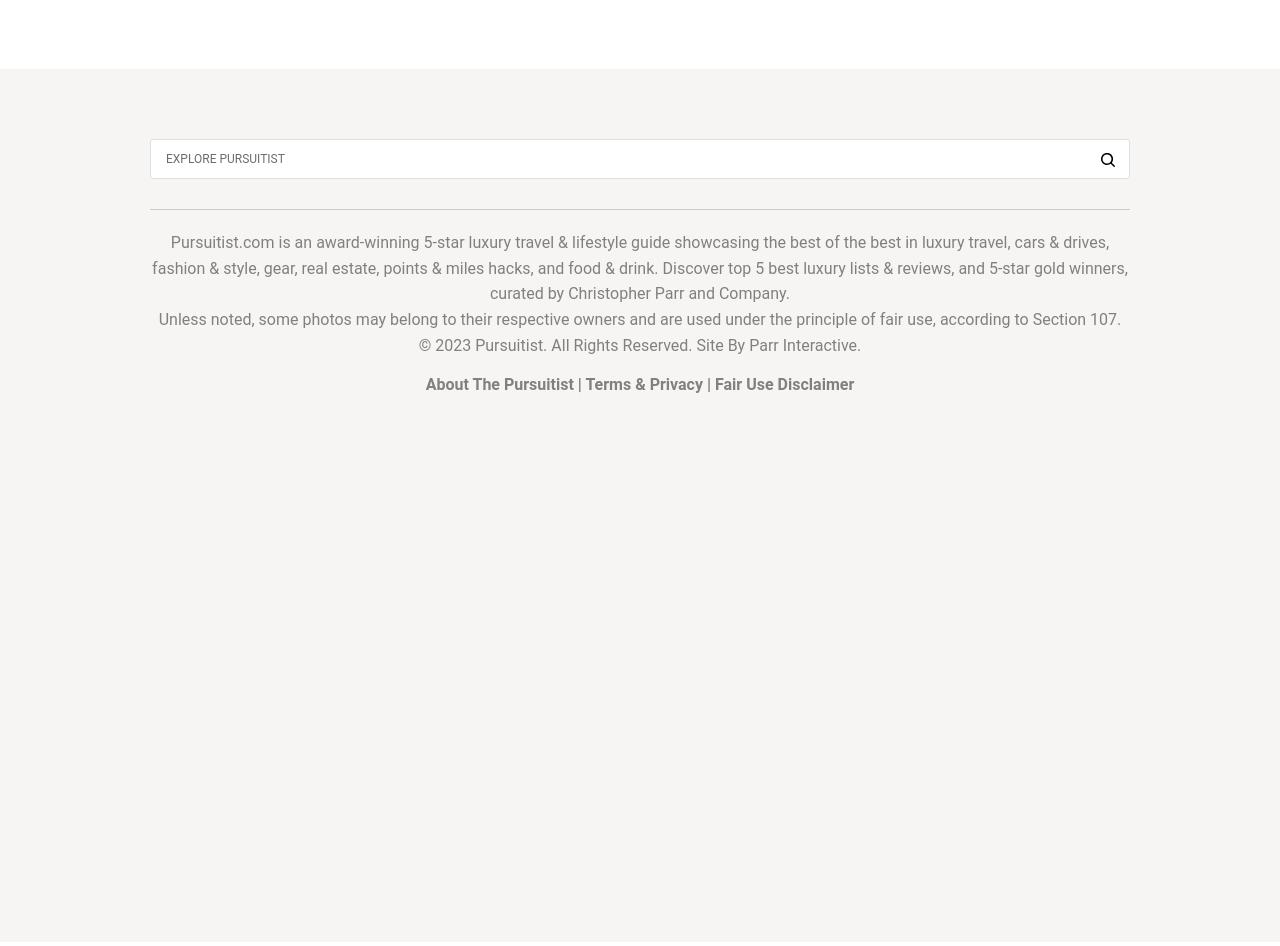 This screenshot has width=1280, height=946. What do you see at coordinates (783, 384) in the screenshot?
I see `'Fair Use Disclaimer'` at bounding box center [783, 384].